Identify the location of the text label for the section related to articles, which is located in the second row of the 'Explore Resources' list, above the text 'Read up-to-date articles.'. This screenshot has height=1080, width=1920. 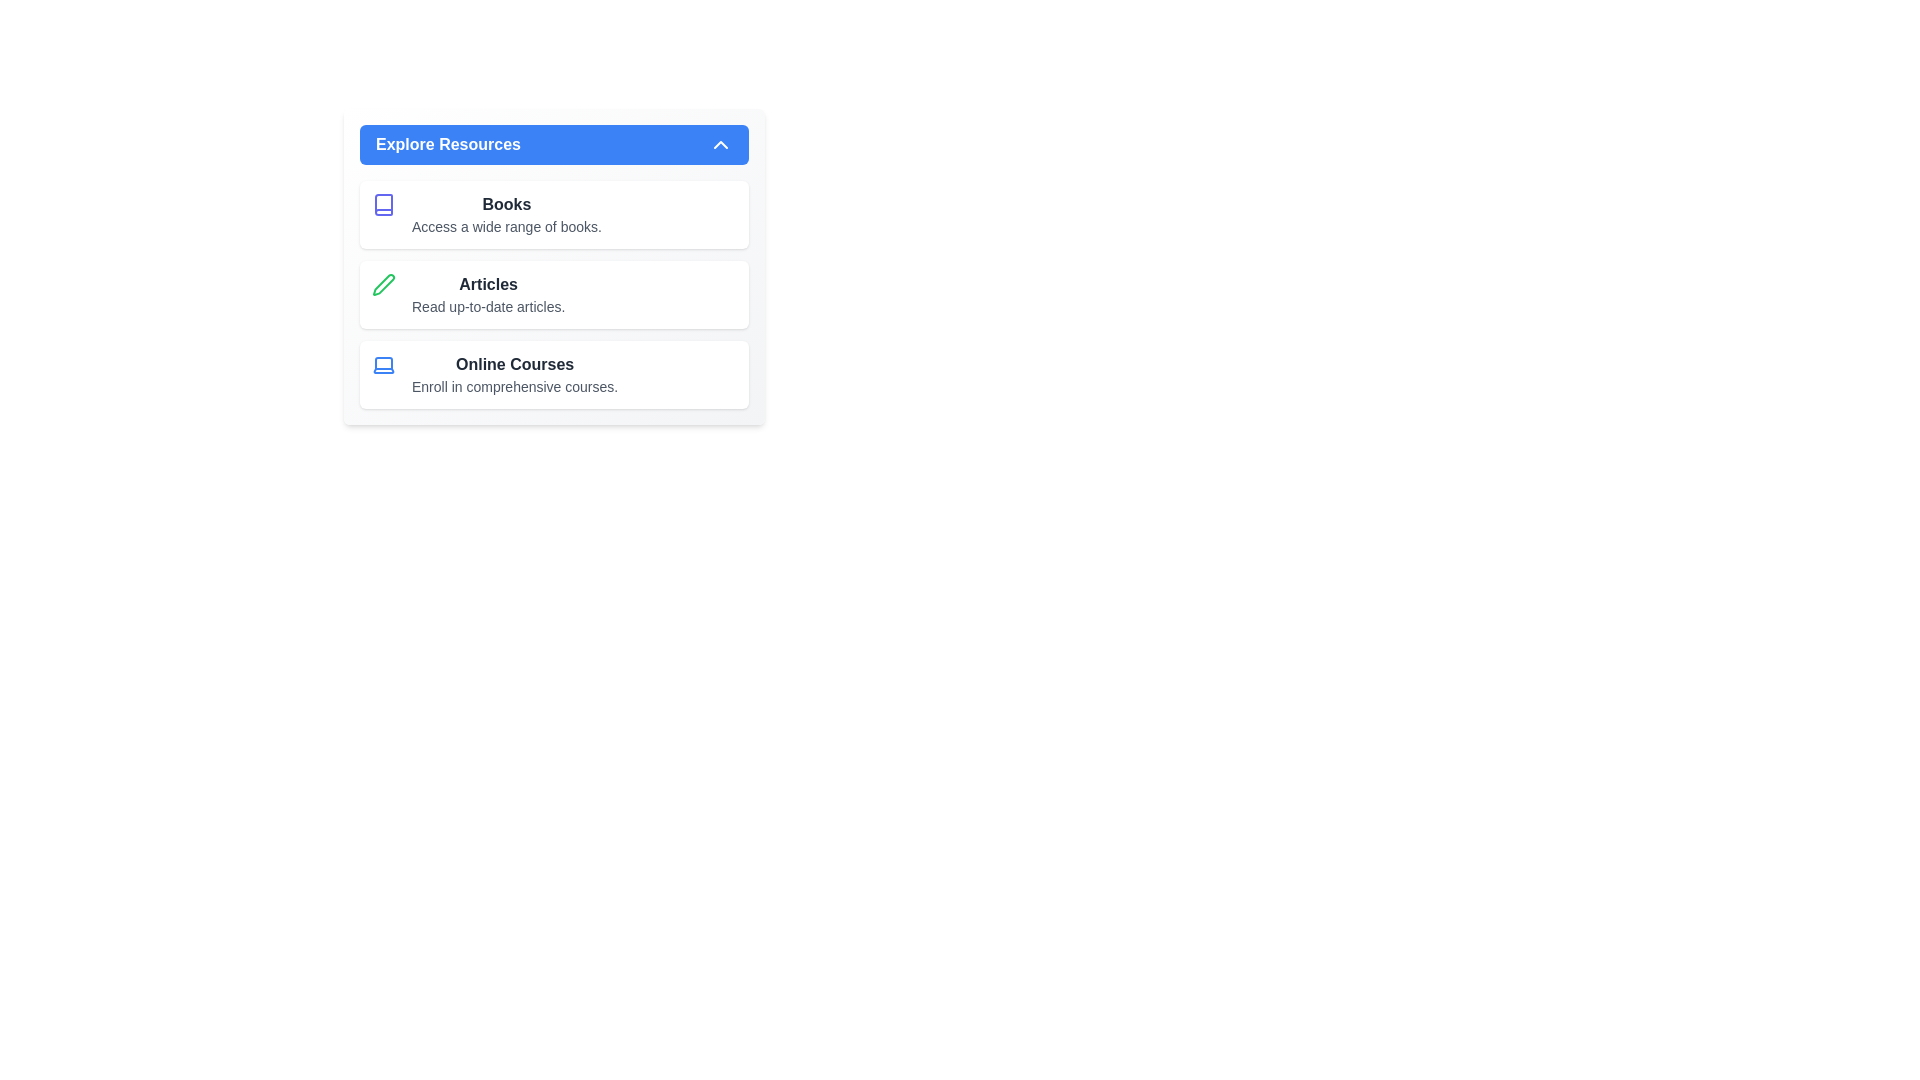
(488, 285).